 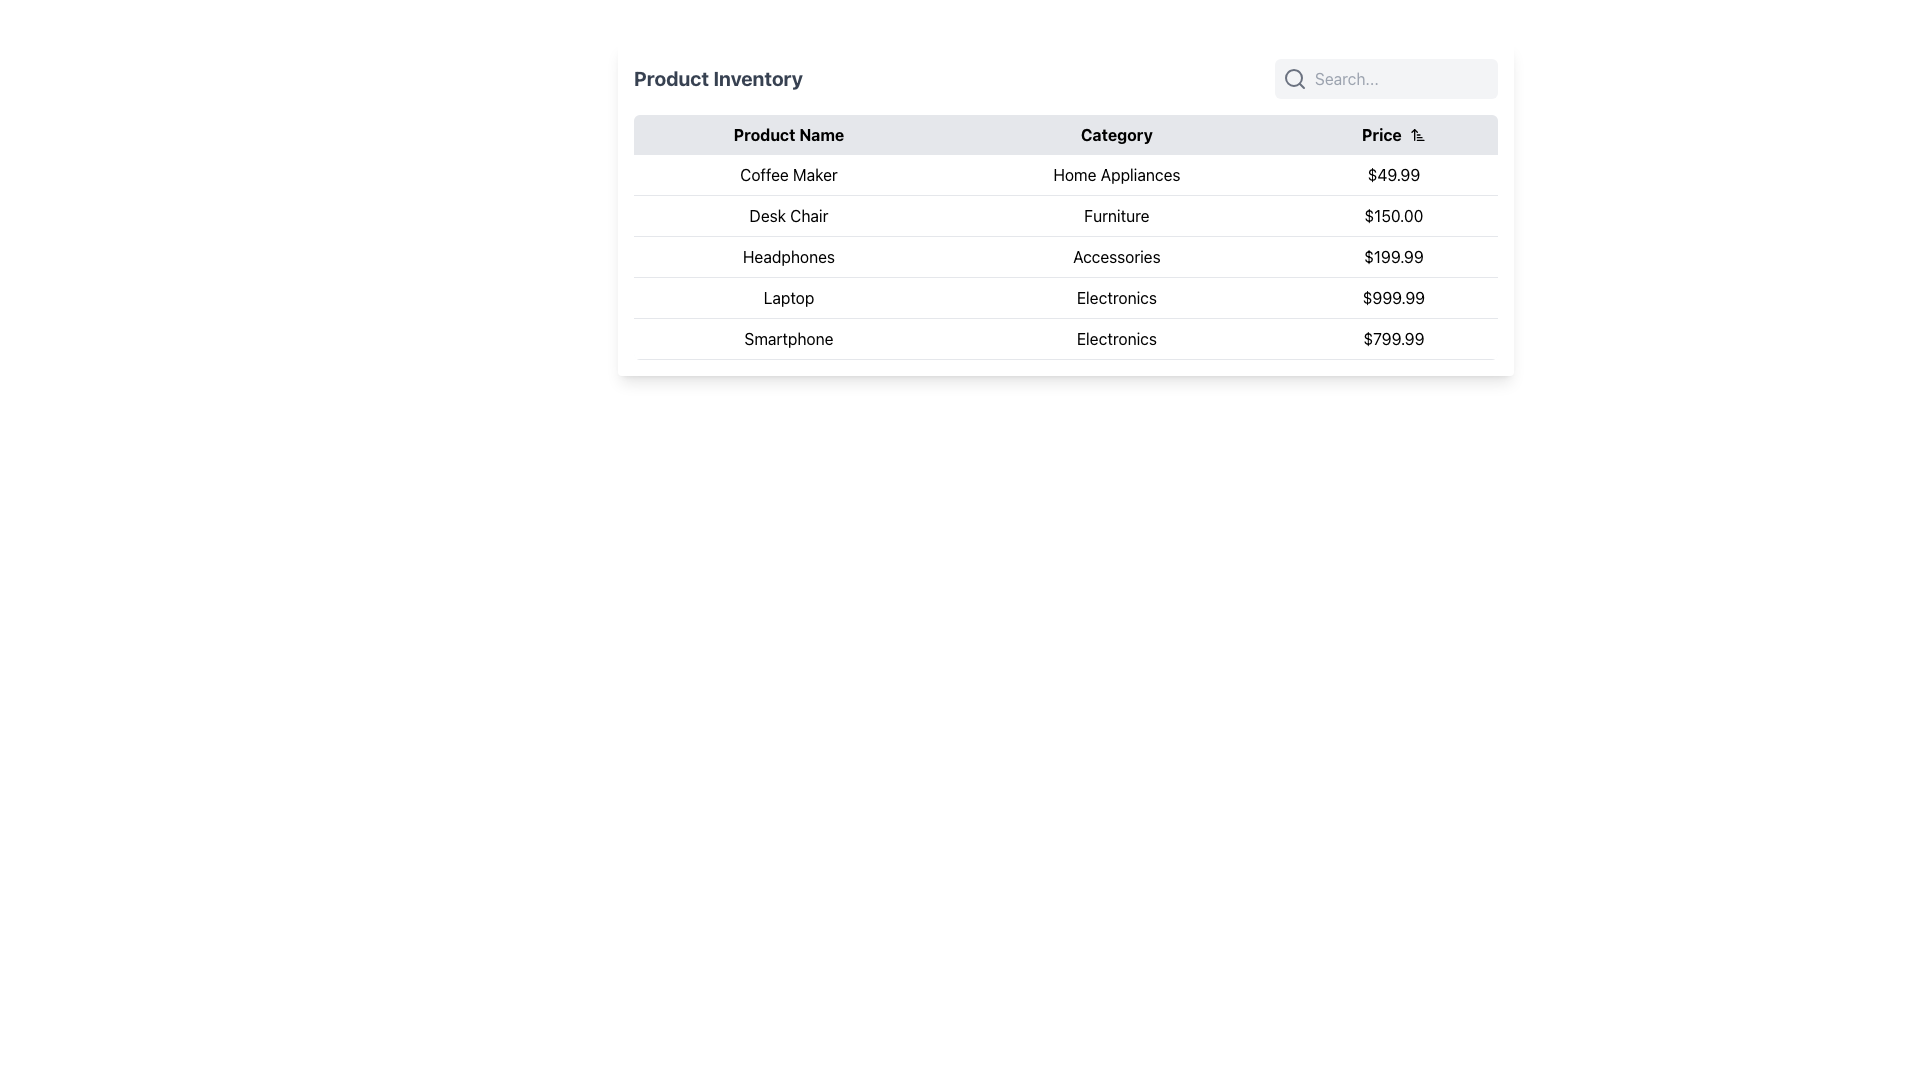 What do you see at coordinates (787, 174) in the screenshot?
I see `the 'Coffee Maker' text label located in the first row of the 'Product Name' column in the 'Product Inventory' table` at bounding box center [787, 174].